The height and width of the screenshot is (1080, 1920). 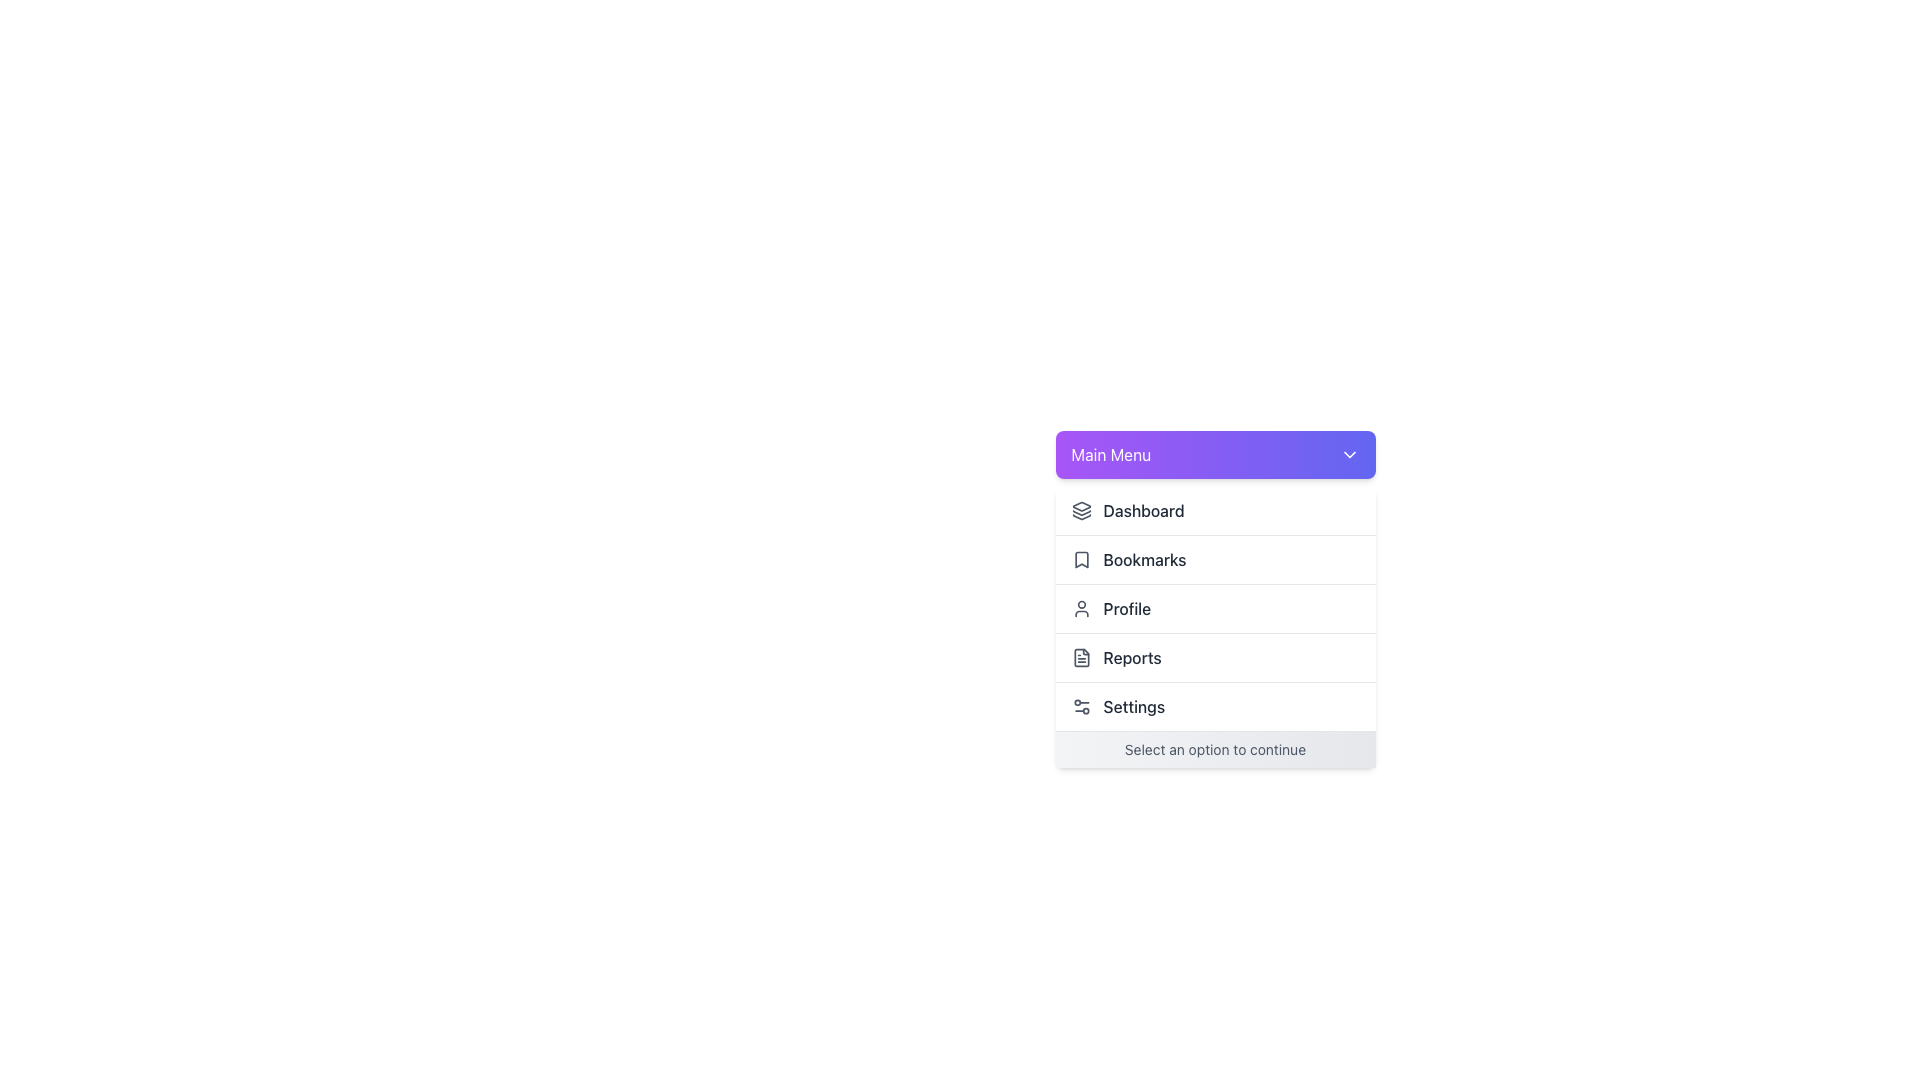 I want to click on the stylized document icon located in the dropdown menu under the 'Main Menu' header, which is the fourth option from the top and adjacent to the 'Reports' label, so click(x=1080, y=658).